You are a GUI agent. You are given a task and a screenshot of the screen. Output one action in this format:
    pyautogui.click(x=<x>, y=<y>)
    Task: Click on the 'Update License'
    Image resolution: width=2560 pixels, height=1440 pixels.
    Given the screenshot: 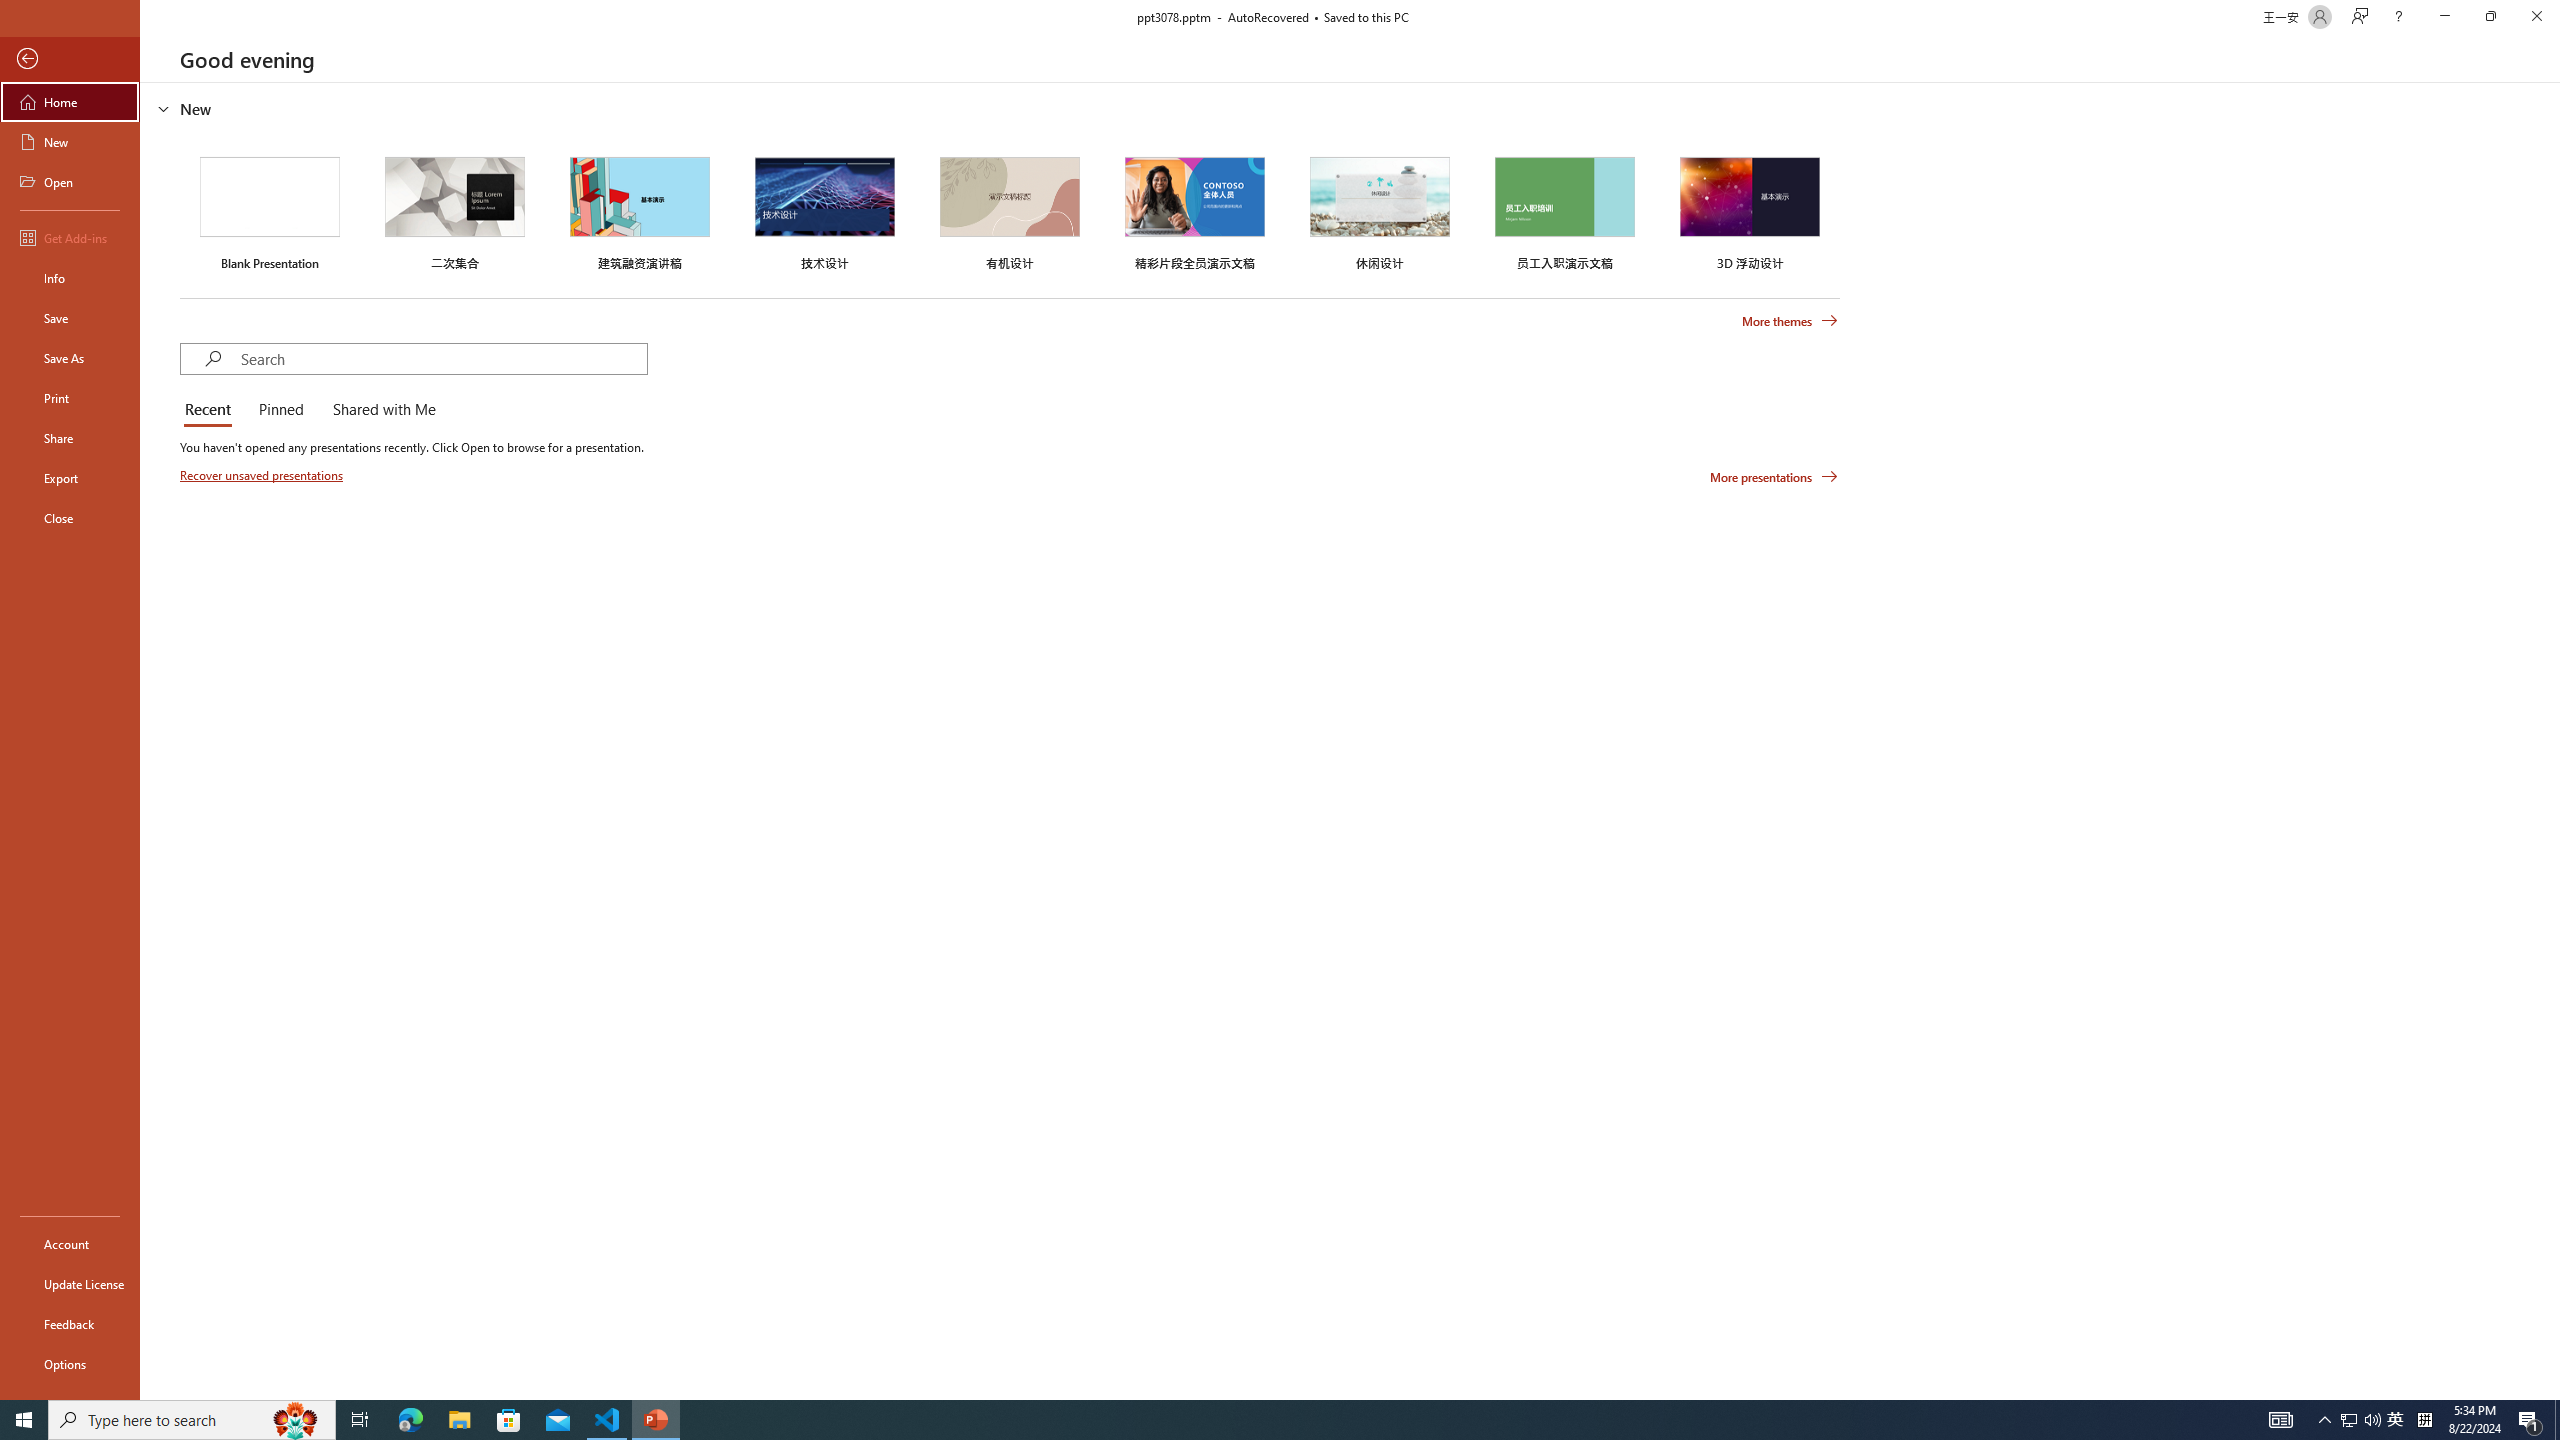 What is the action you would take?
    pyautogui.click(x=69, y=1283)
    